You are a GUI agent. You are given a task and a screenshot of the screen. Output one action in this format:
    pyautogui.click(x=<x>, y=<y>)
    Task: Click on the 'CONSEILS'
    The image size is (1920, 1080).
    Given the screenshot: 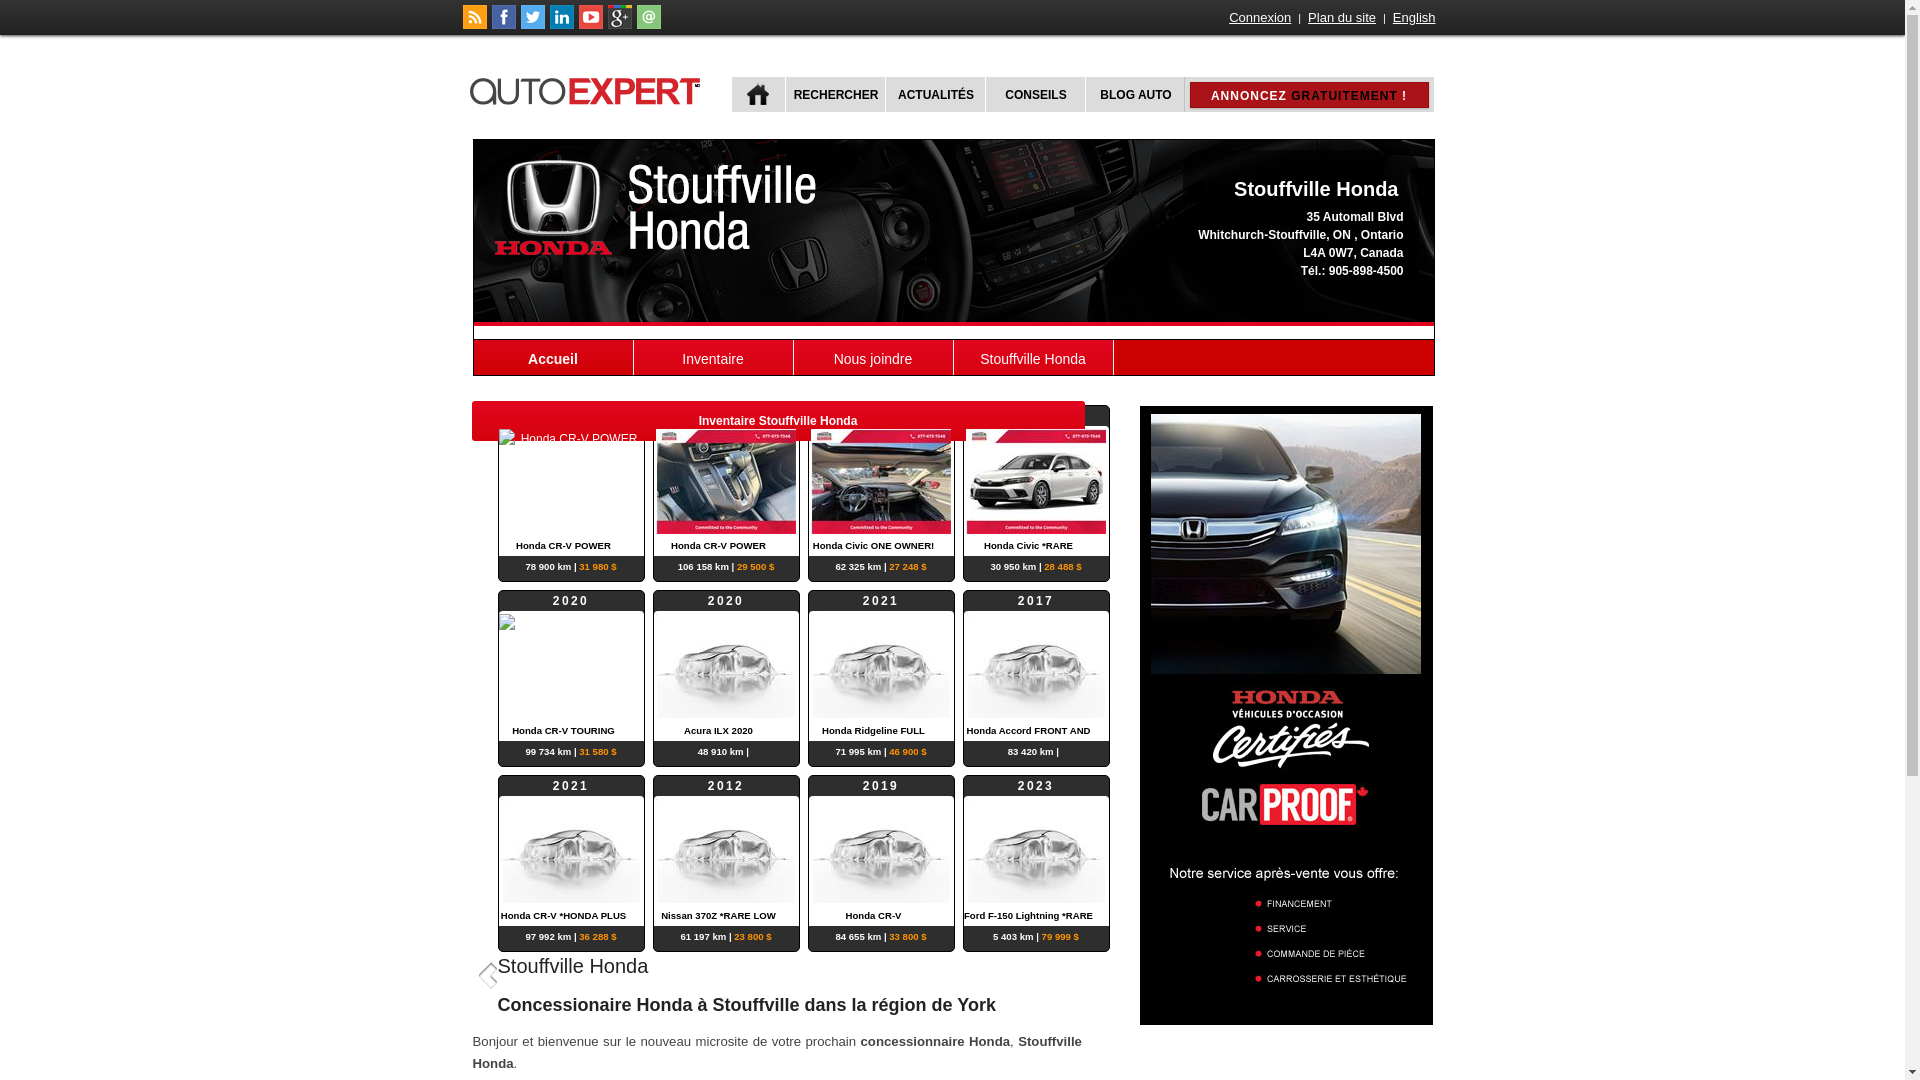 What is the action you would take?
    pyautogui.click(x=1033, y=94)
    